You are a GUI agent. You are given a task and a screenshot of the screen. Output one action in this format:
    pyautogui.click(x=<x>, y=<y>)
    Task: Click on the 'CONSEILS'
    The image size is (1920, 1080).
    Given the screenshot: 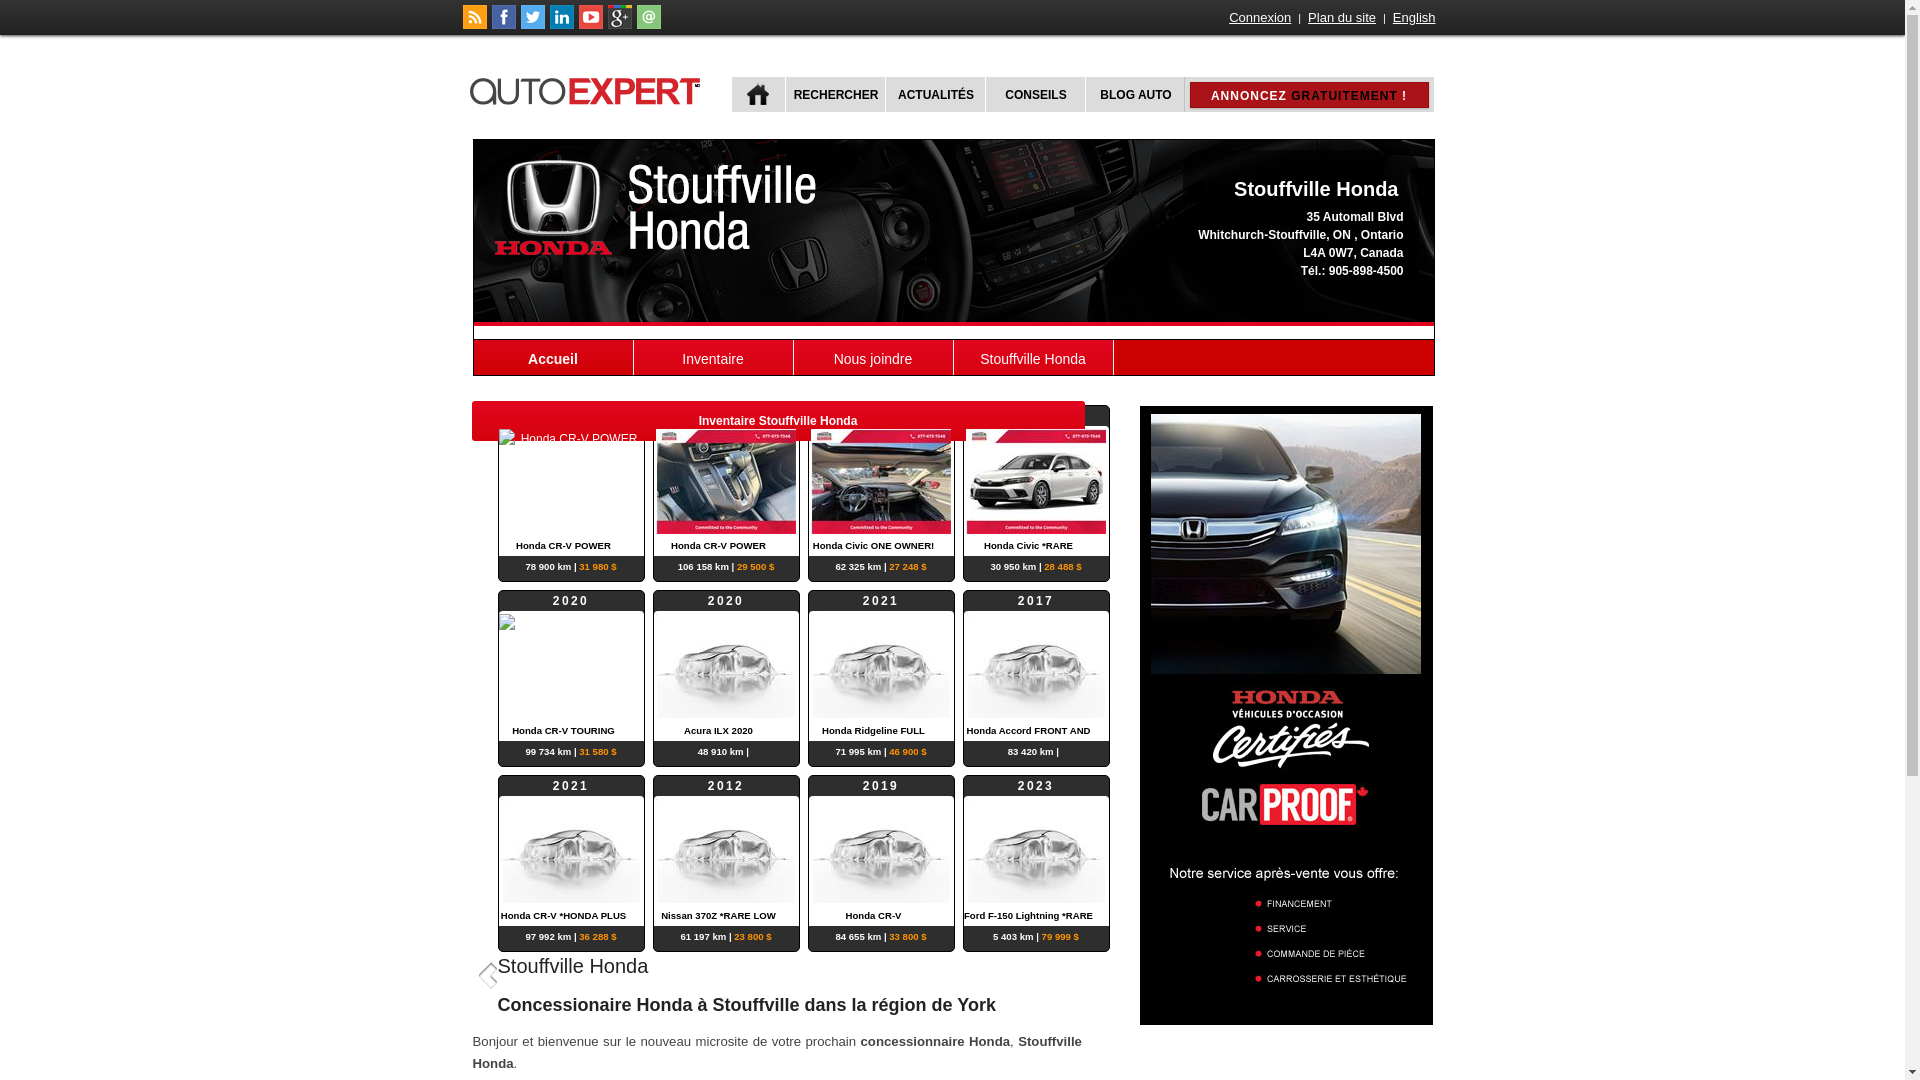 What is the action you would take?
    pyautogui.click(x=1033, y=94)
    